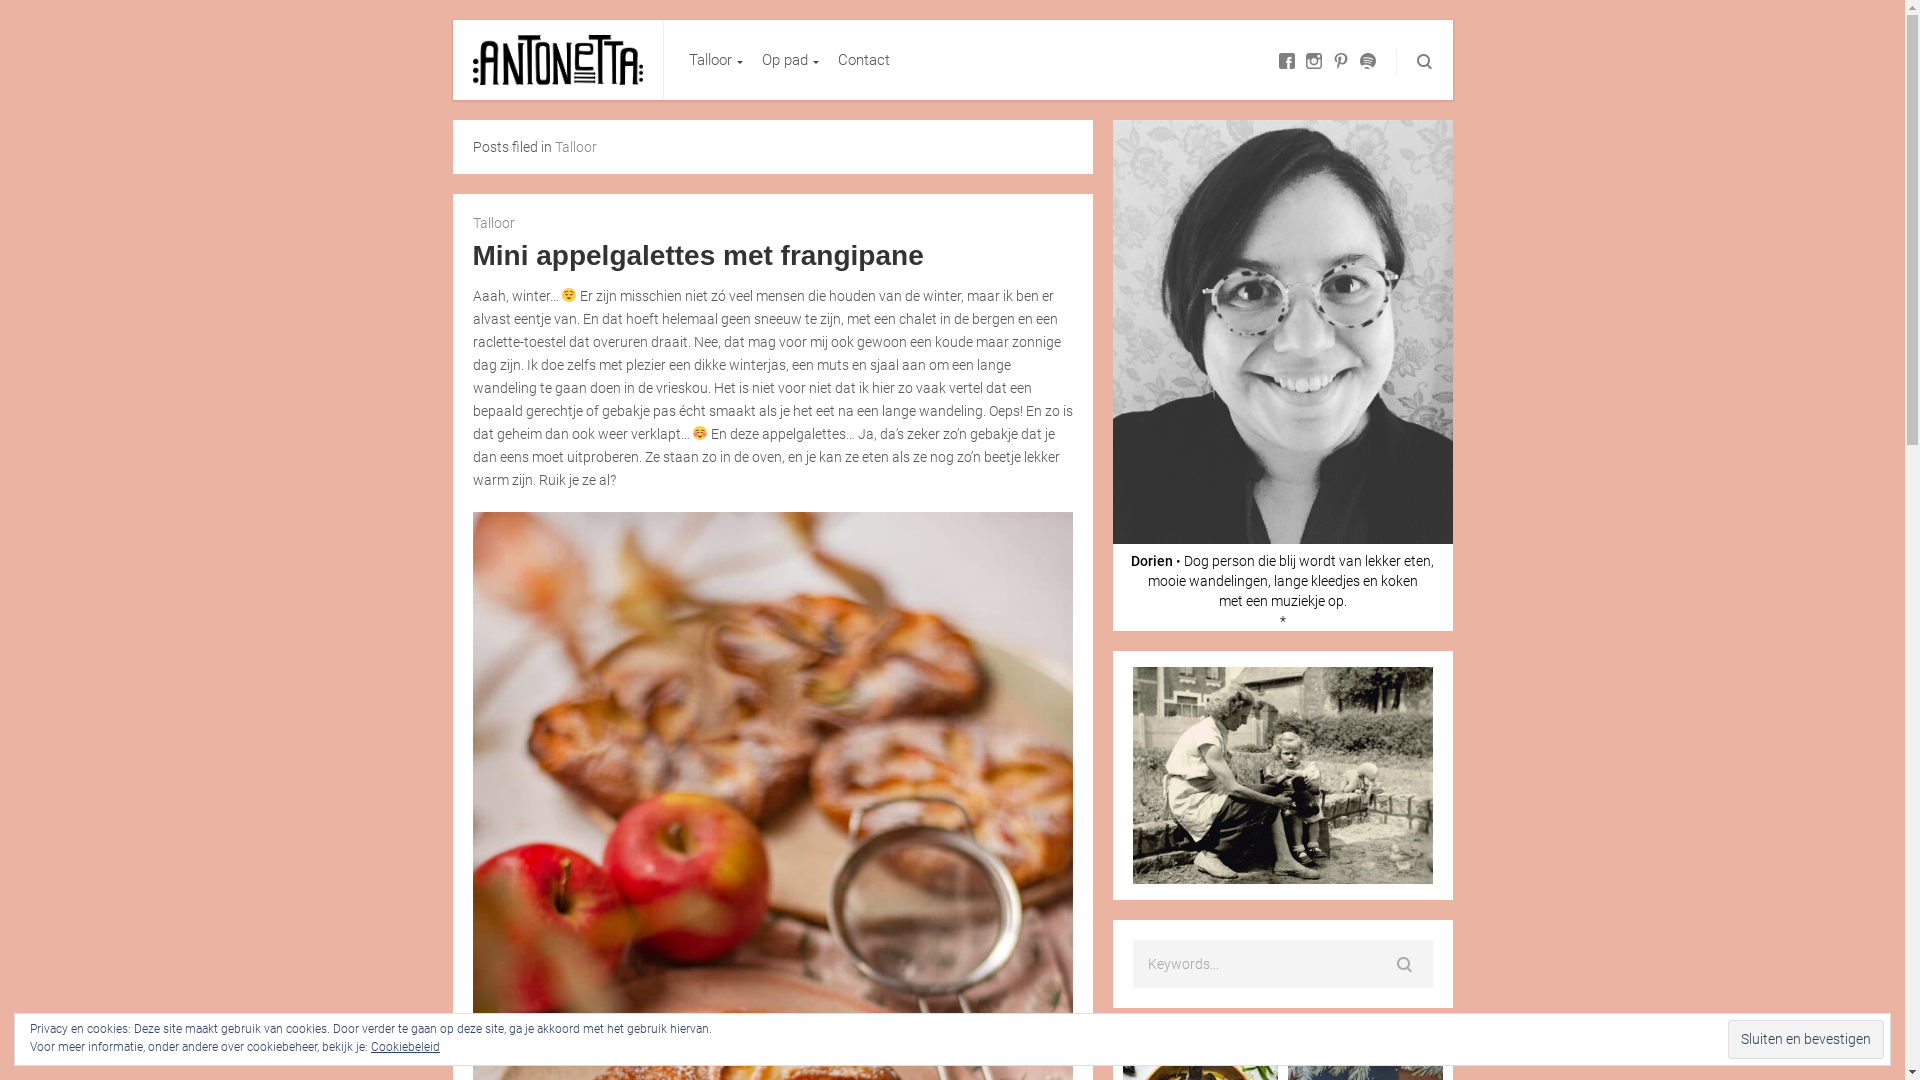 The image size is (1920, 1080). What do you see at coordinates (697, 254) in the screenshot?
I see `'Mini appelgalettes met frangipane'` at bounding box center [697, 254].